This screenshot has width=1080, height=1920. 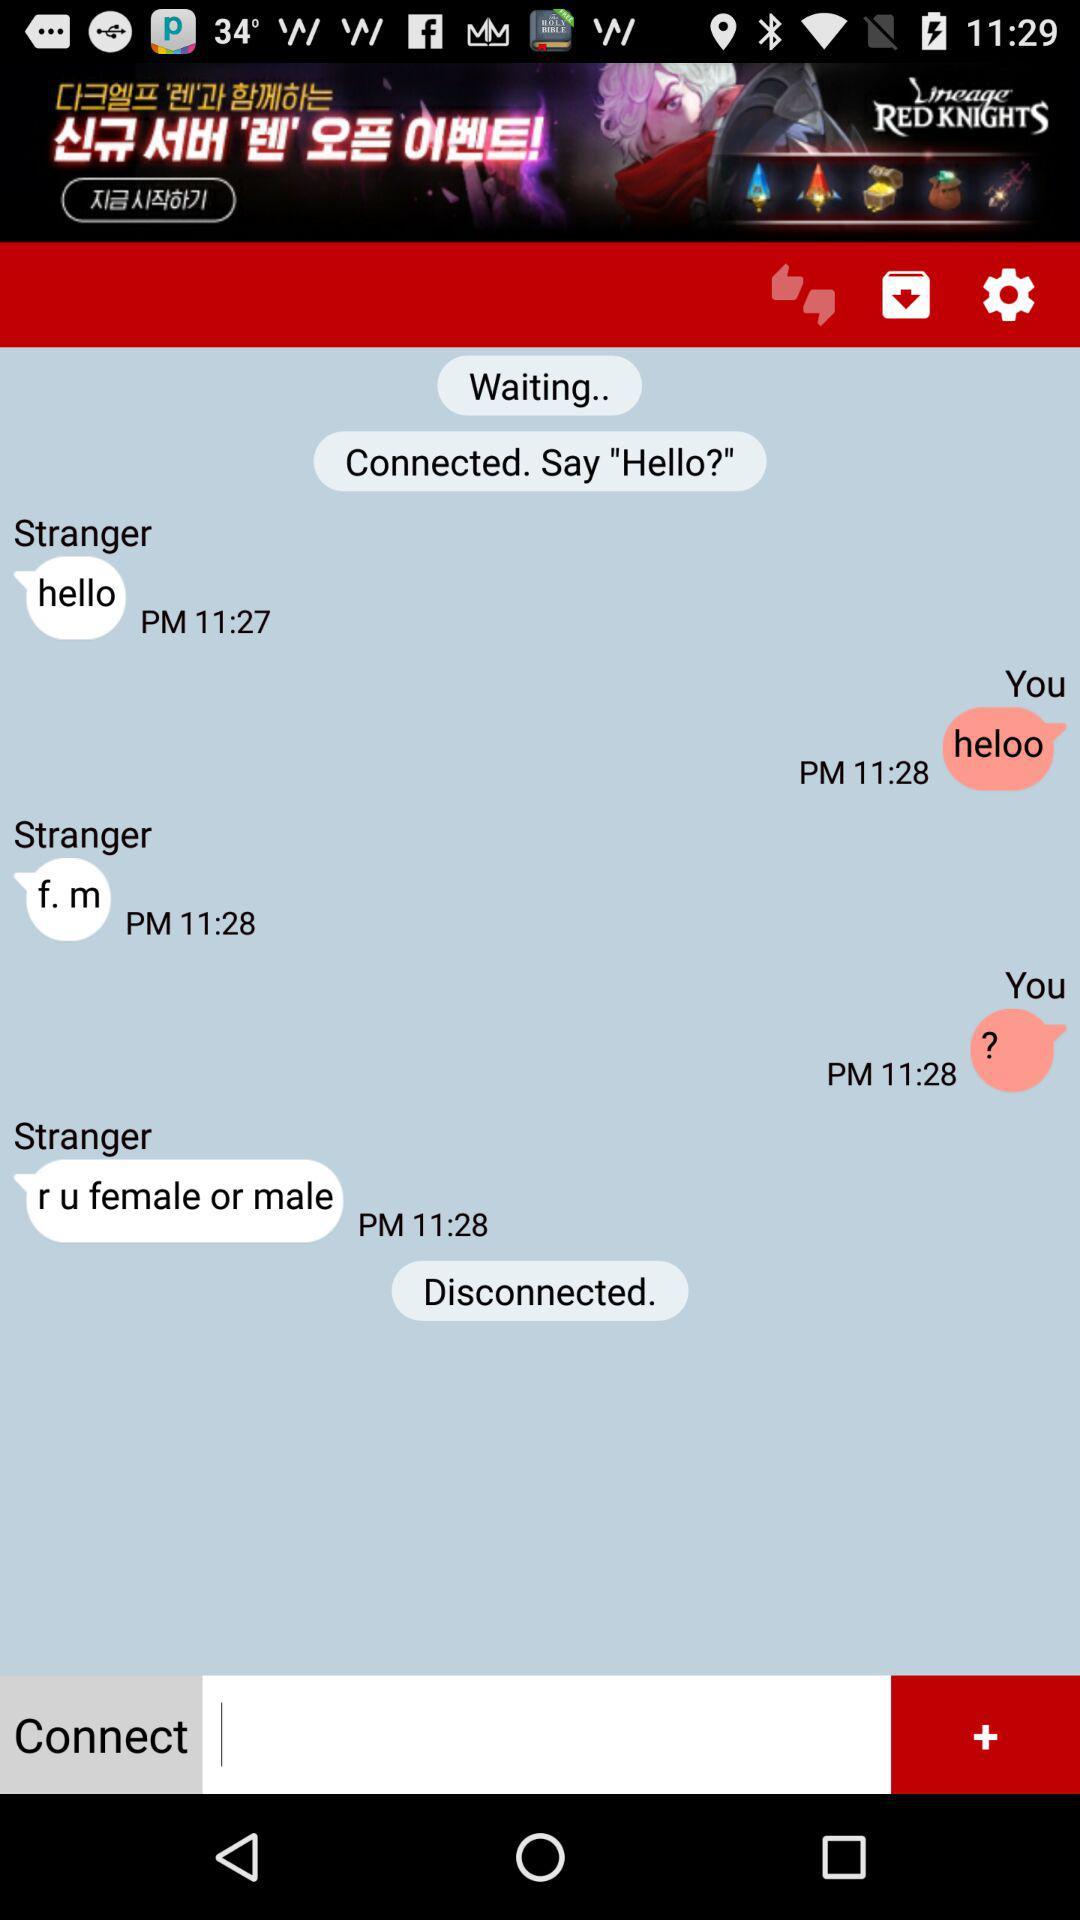 I want to click on connect to chat, so click(x=546, y=1733).